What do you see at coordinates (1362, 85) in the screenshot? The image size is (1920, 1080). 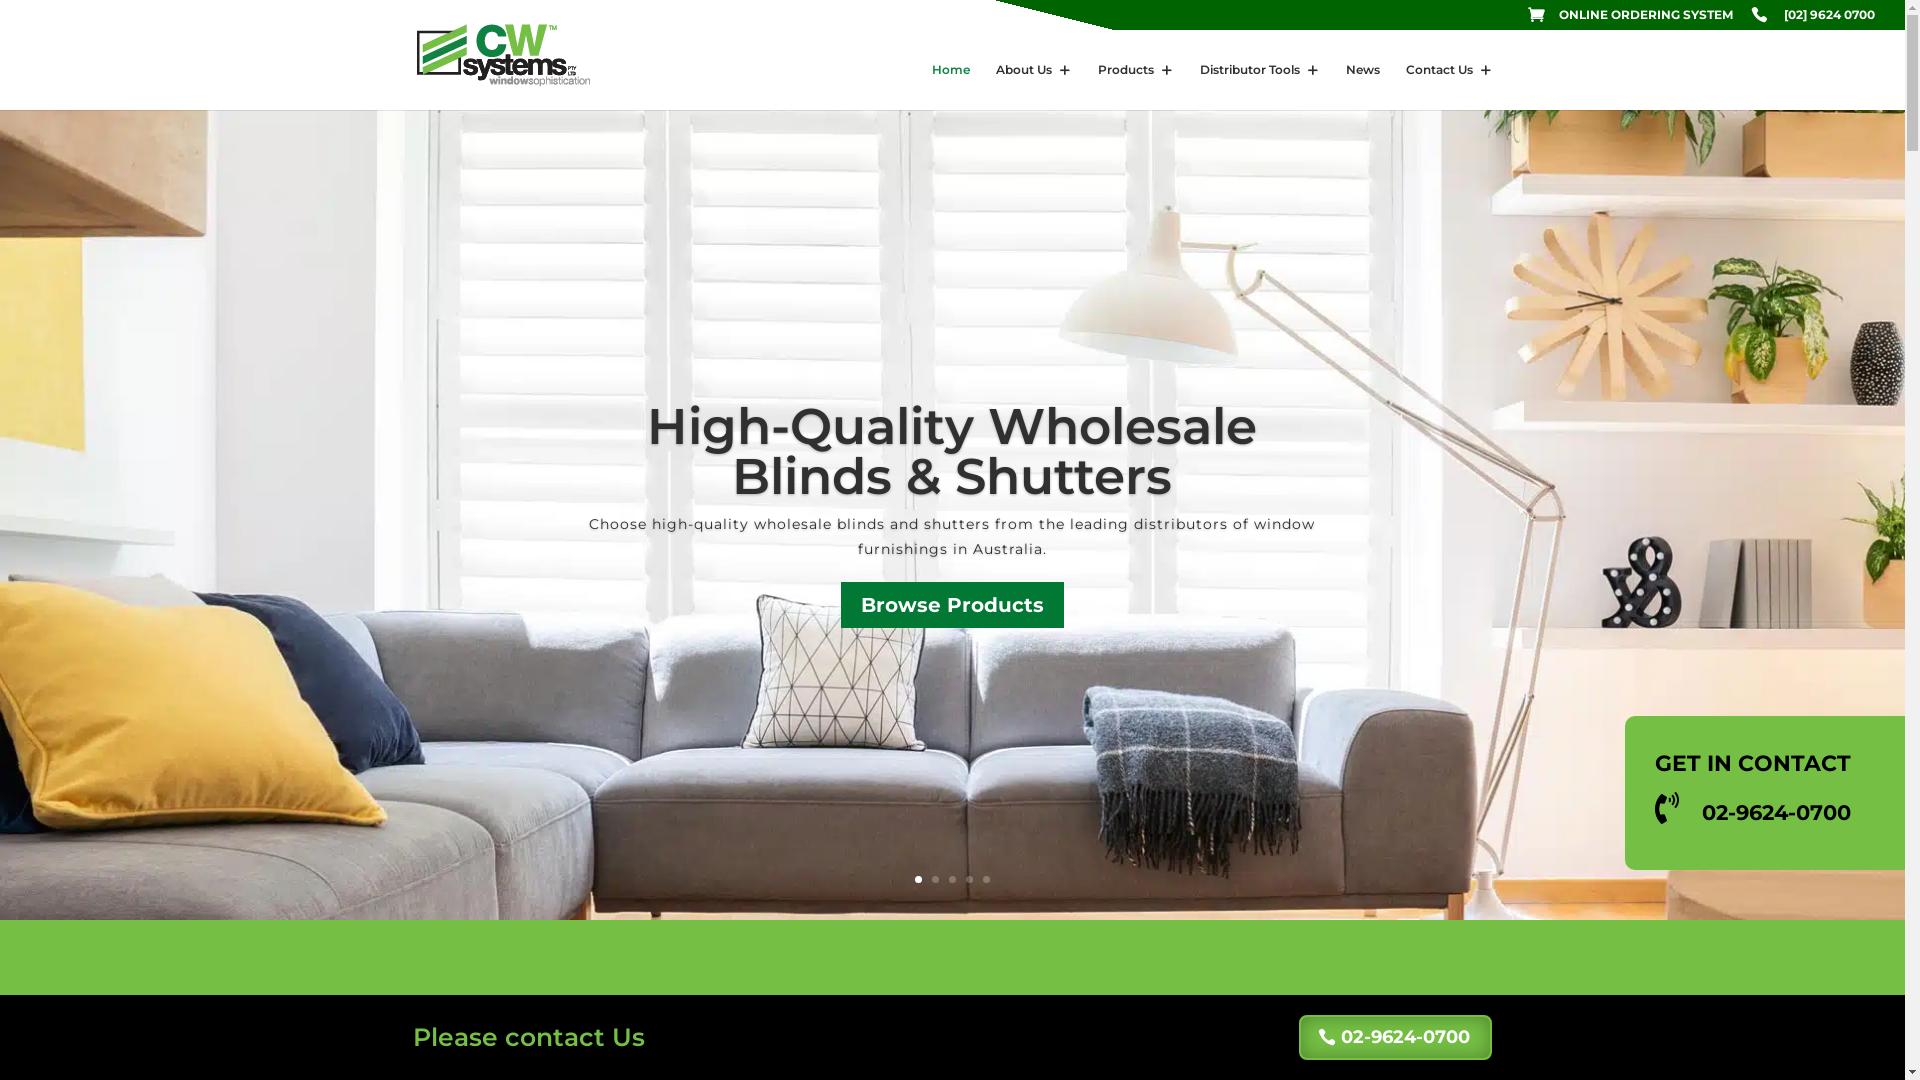 I see `'News'` at bounding box center [1362, 85].